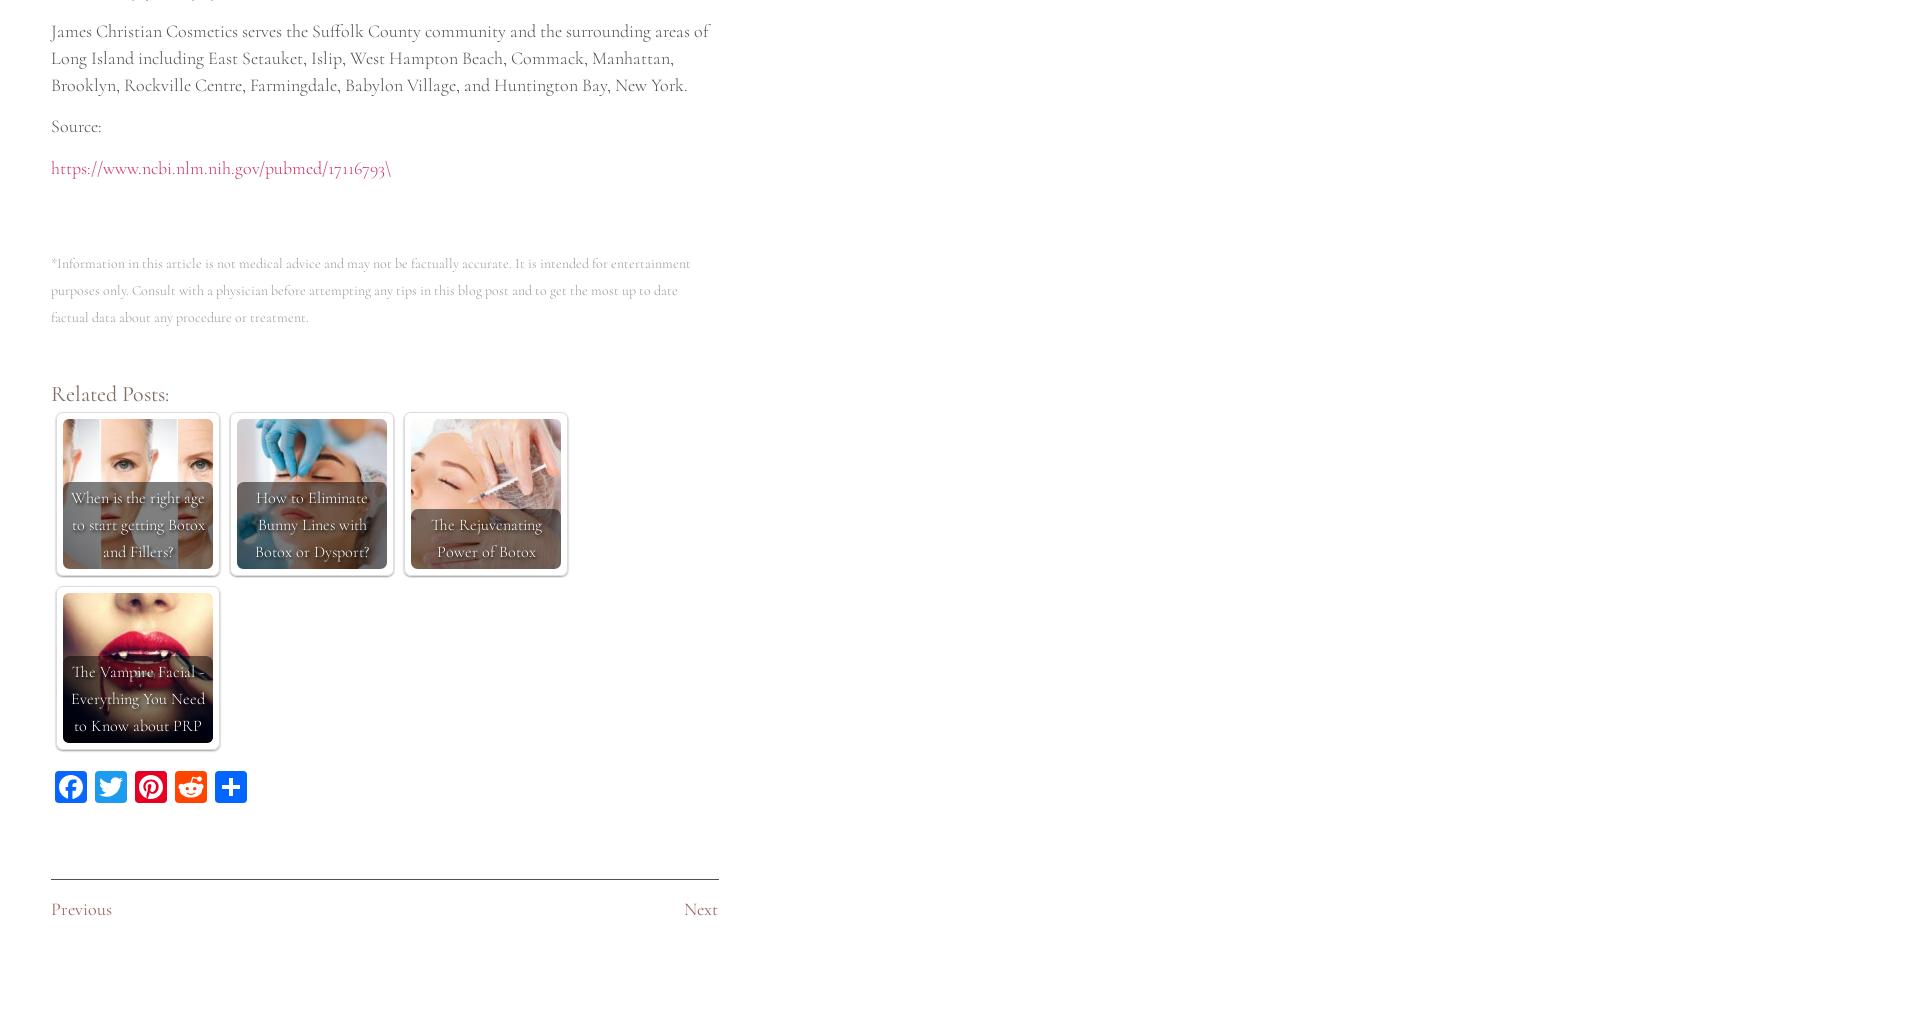 Image resolution: width=1908 pixels, height=1028 pixels. I want to click on 'Previous', so click(80, 908).